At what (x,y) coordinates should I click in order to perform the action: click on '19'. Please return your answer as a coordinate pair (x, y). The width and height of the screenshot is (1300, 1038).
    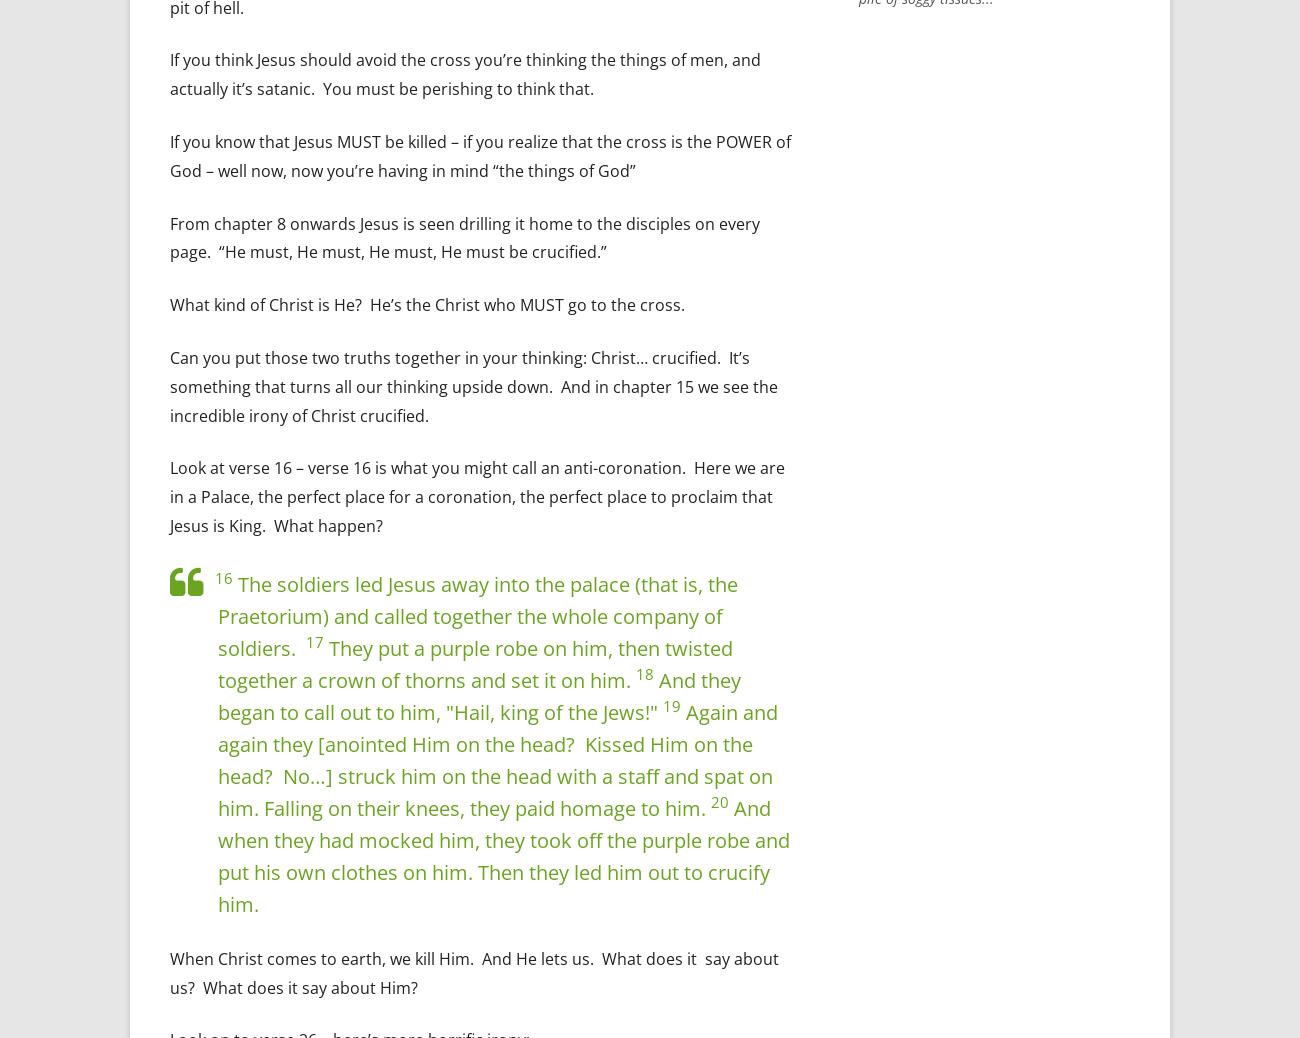
    Looking at the image, I should click on (670, 705).